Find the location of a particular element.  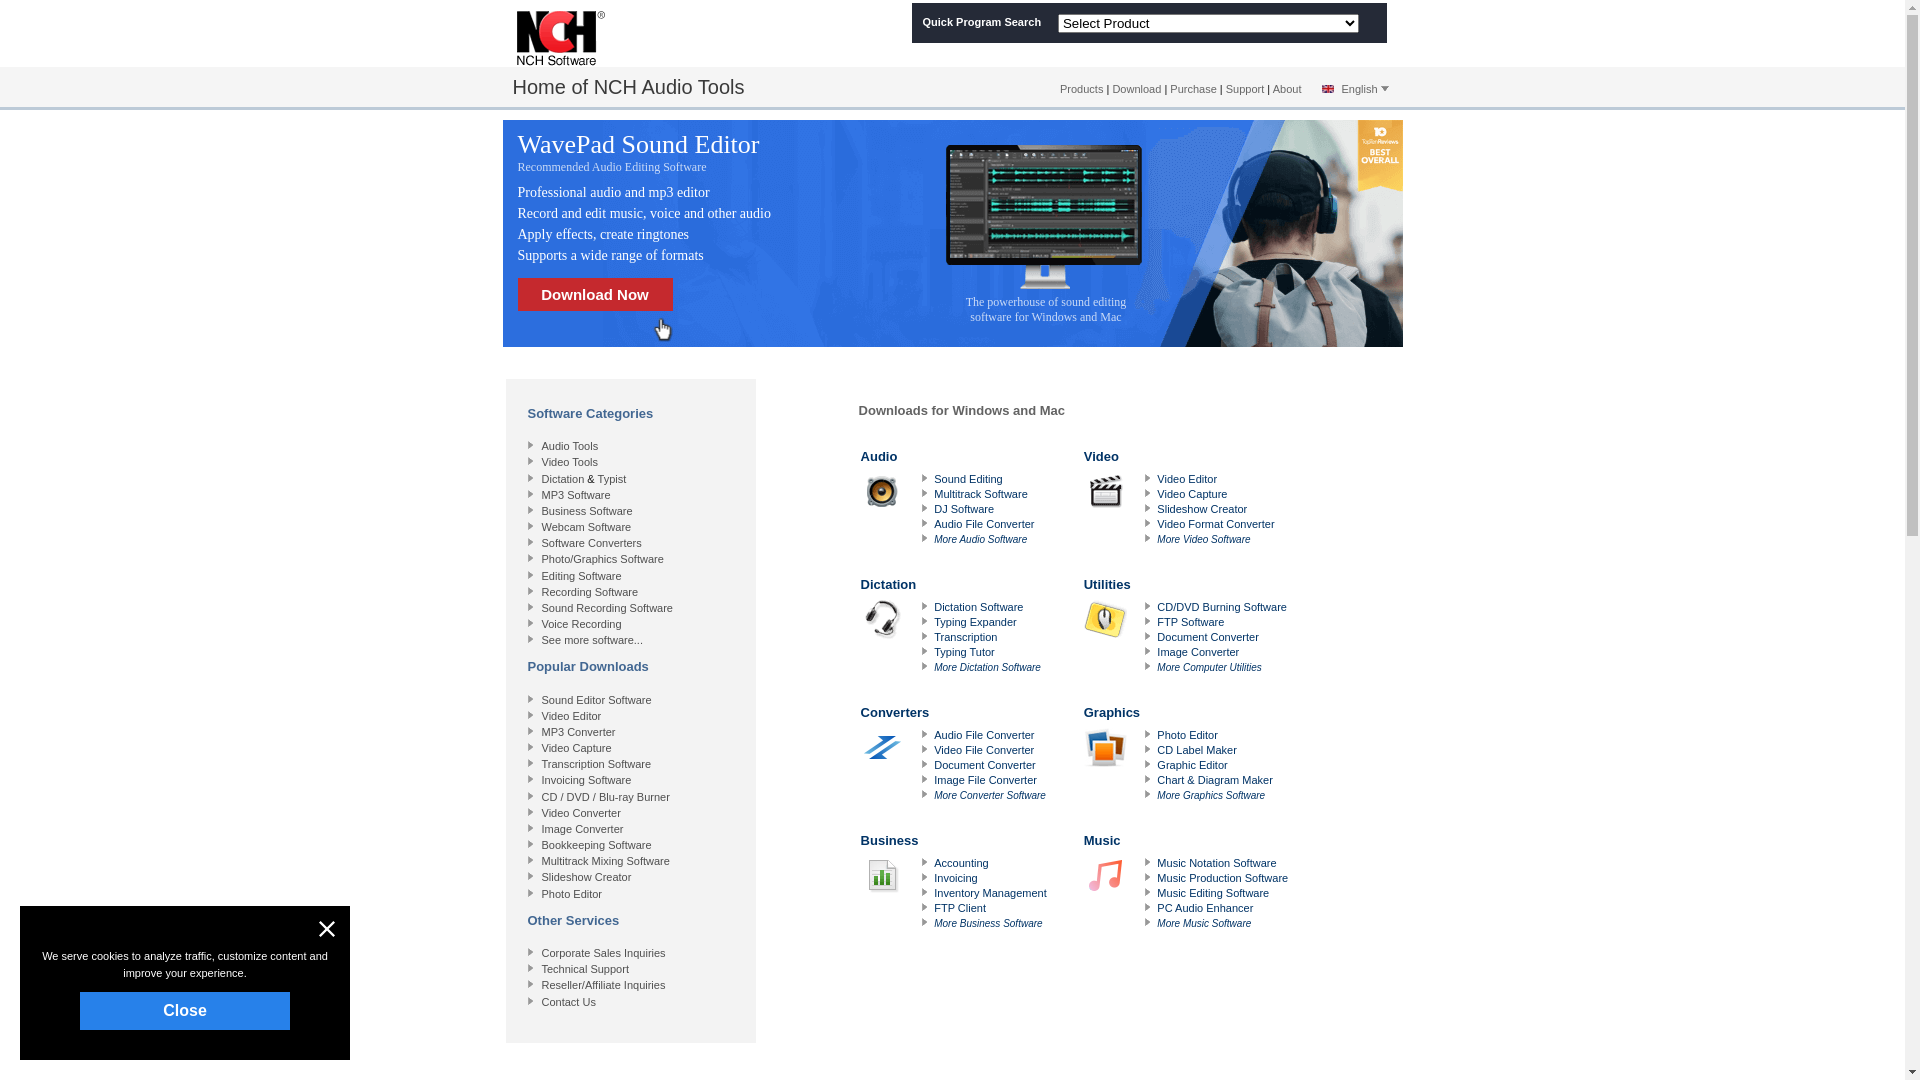

'Video Tools' is located at coordinates (542, 462).